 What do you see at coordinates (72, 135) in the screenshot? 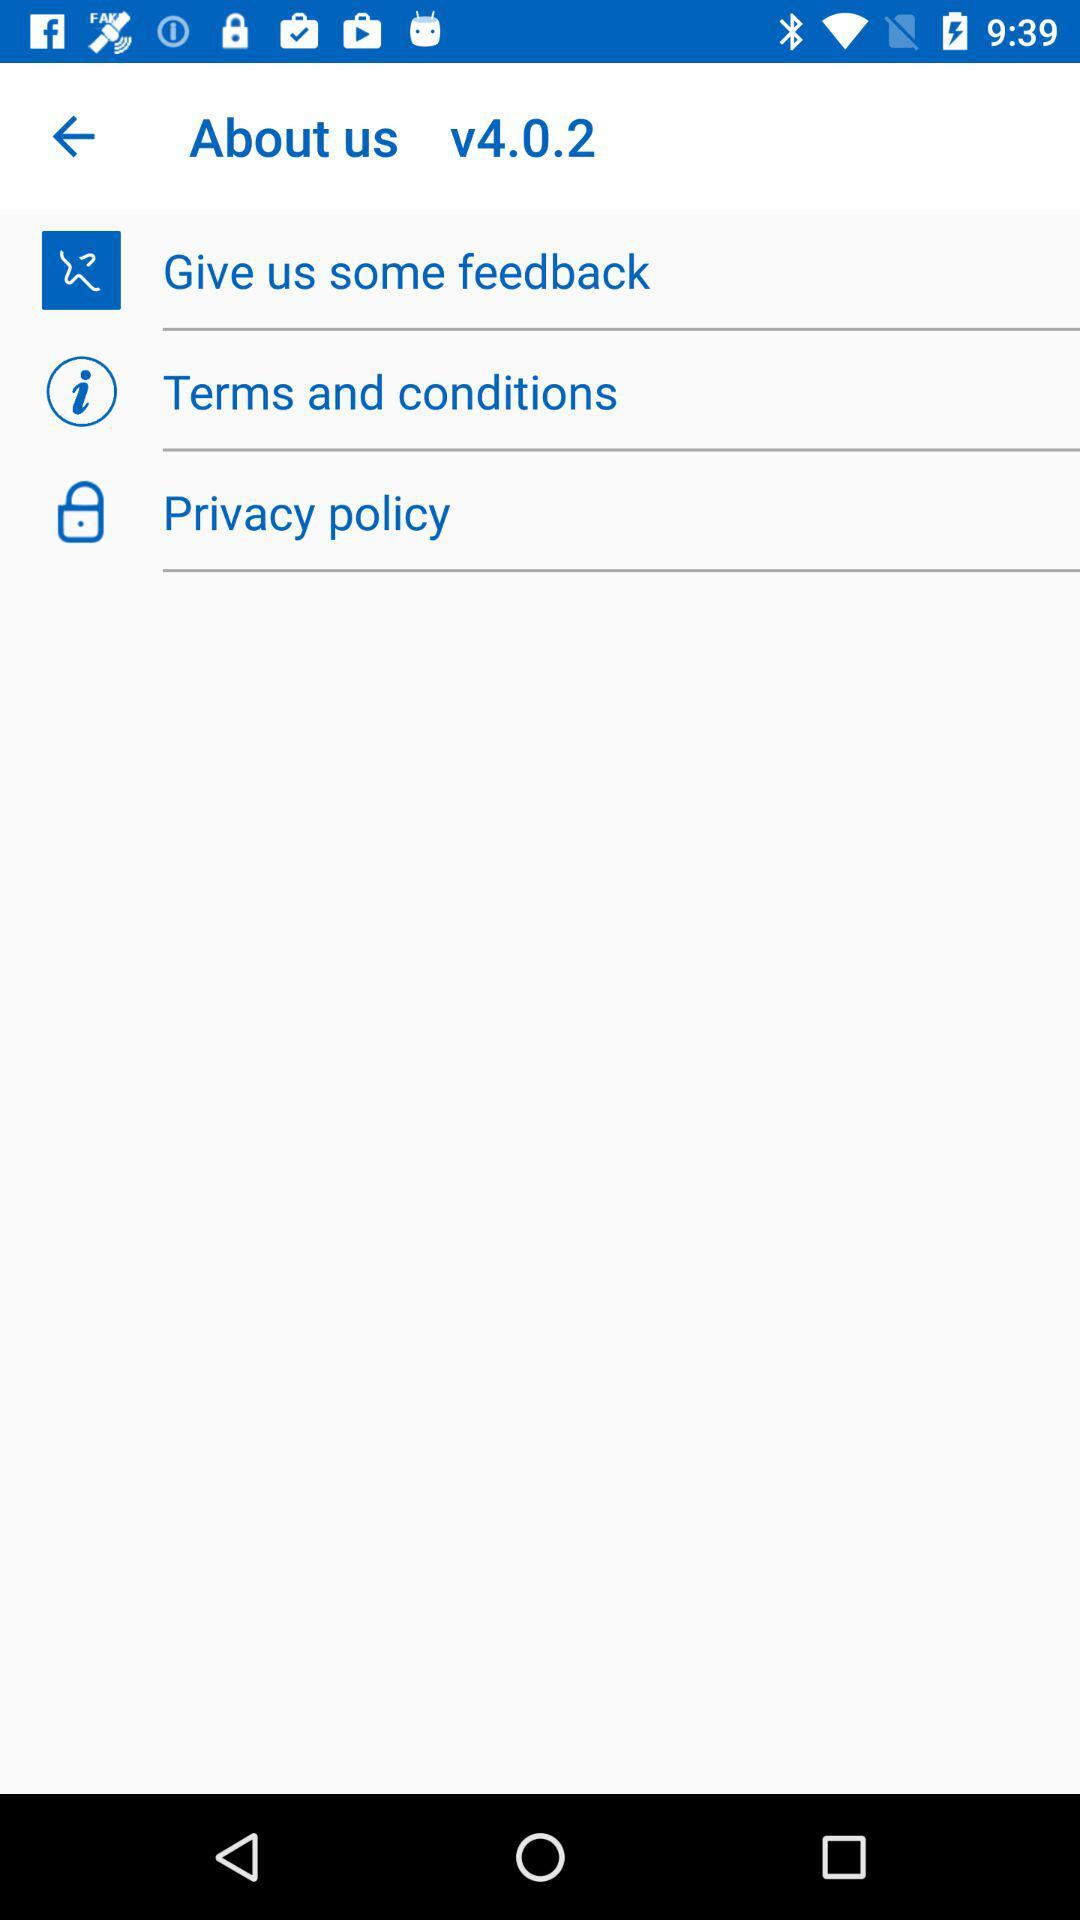
I see `app next to the about us v4 app` at bounding box center [72, 135].